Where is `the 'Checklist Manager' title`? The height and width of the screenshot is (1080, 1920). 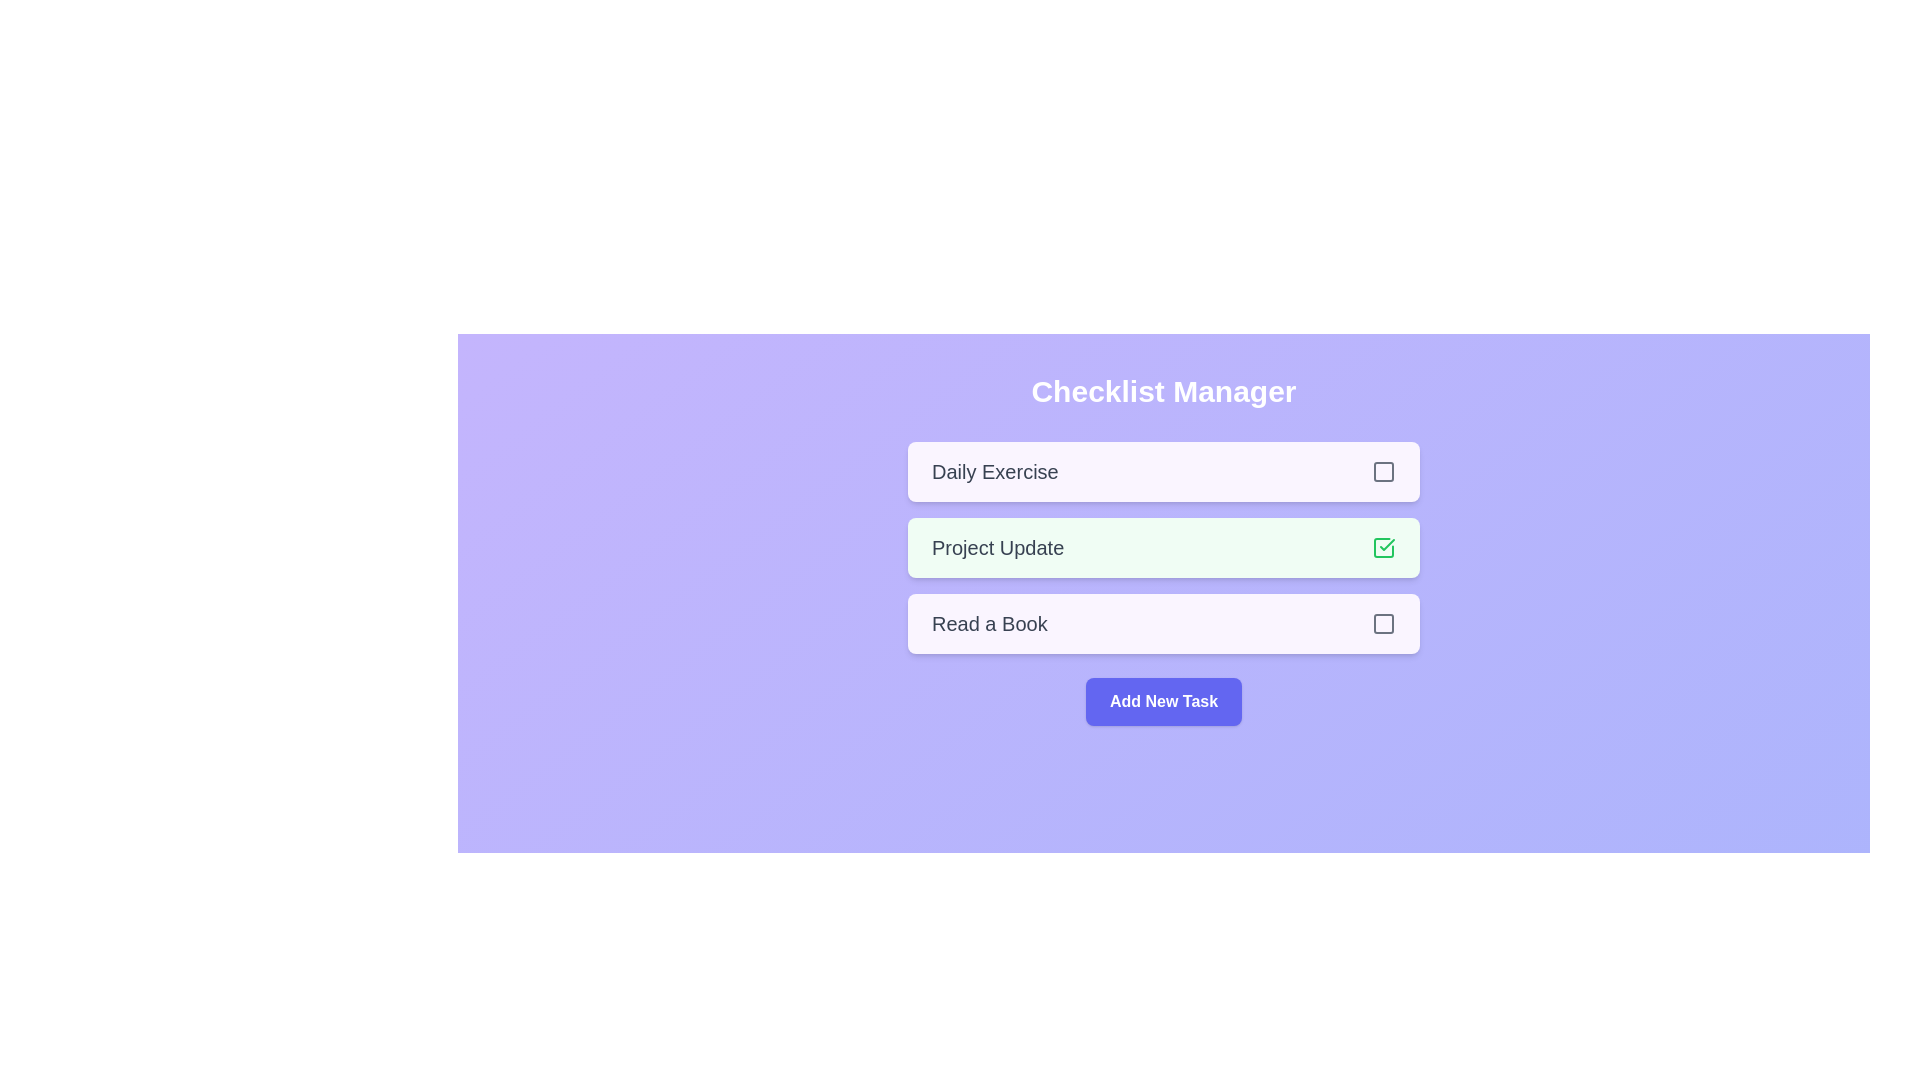
the 'Checklist Manager' title is located at coordinates (1163, 392).